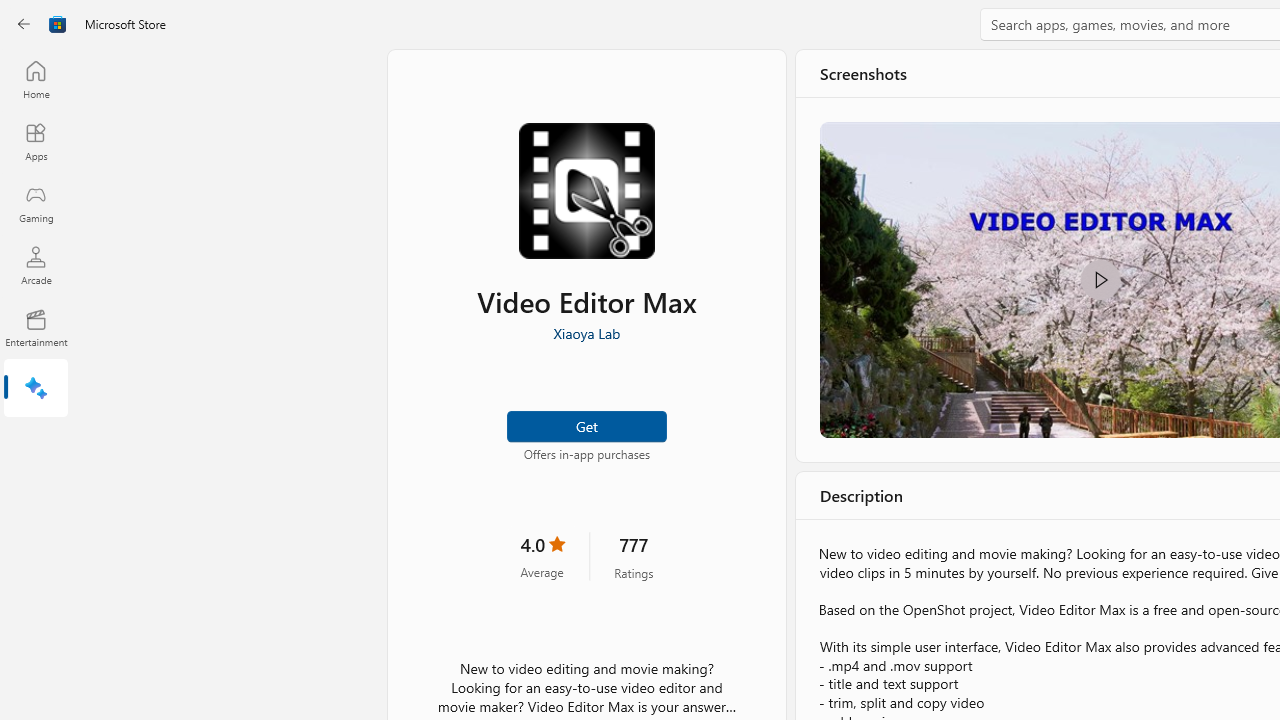  I want to click on 'Get', so click(585, 424).